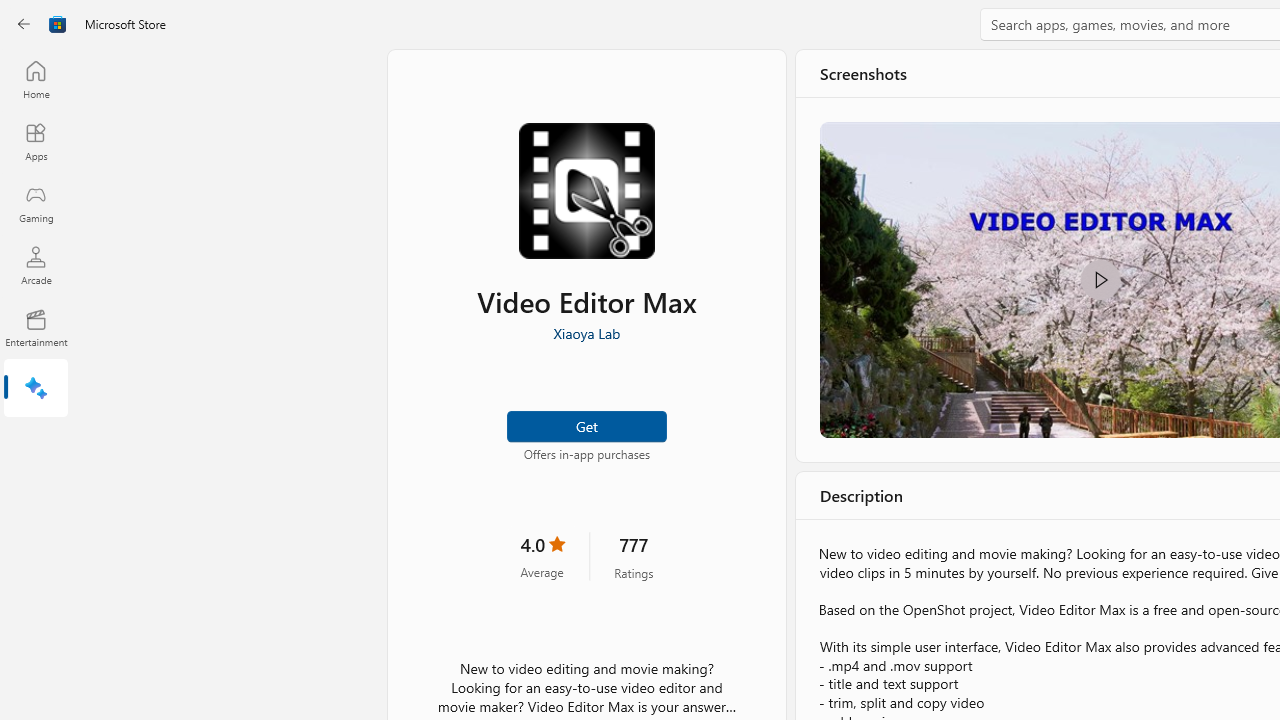  I want to click on 'Get', so click(585, 424).